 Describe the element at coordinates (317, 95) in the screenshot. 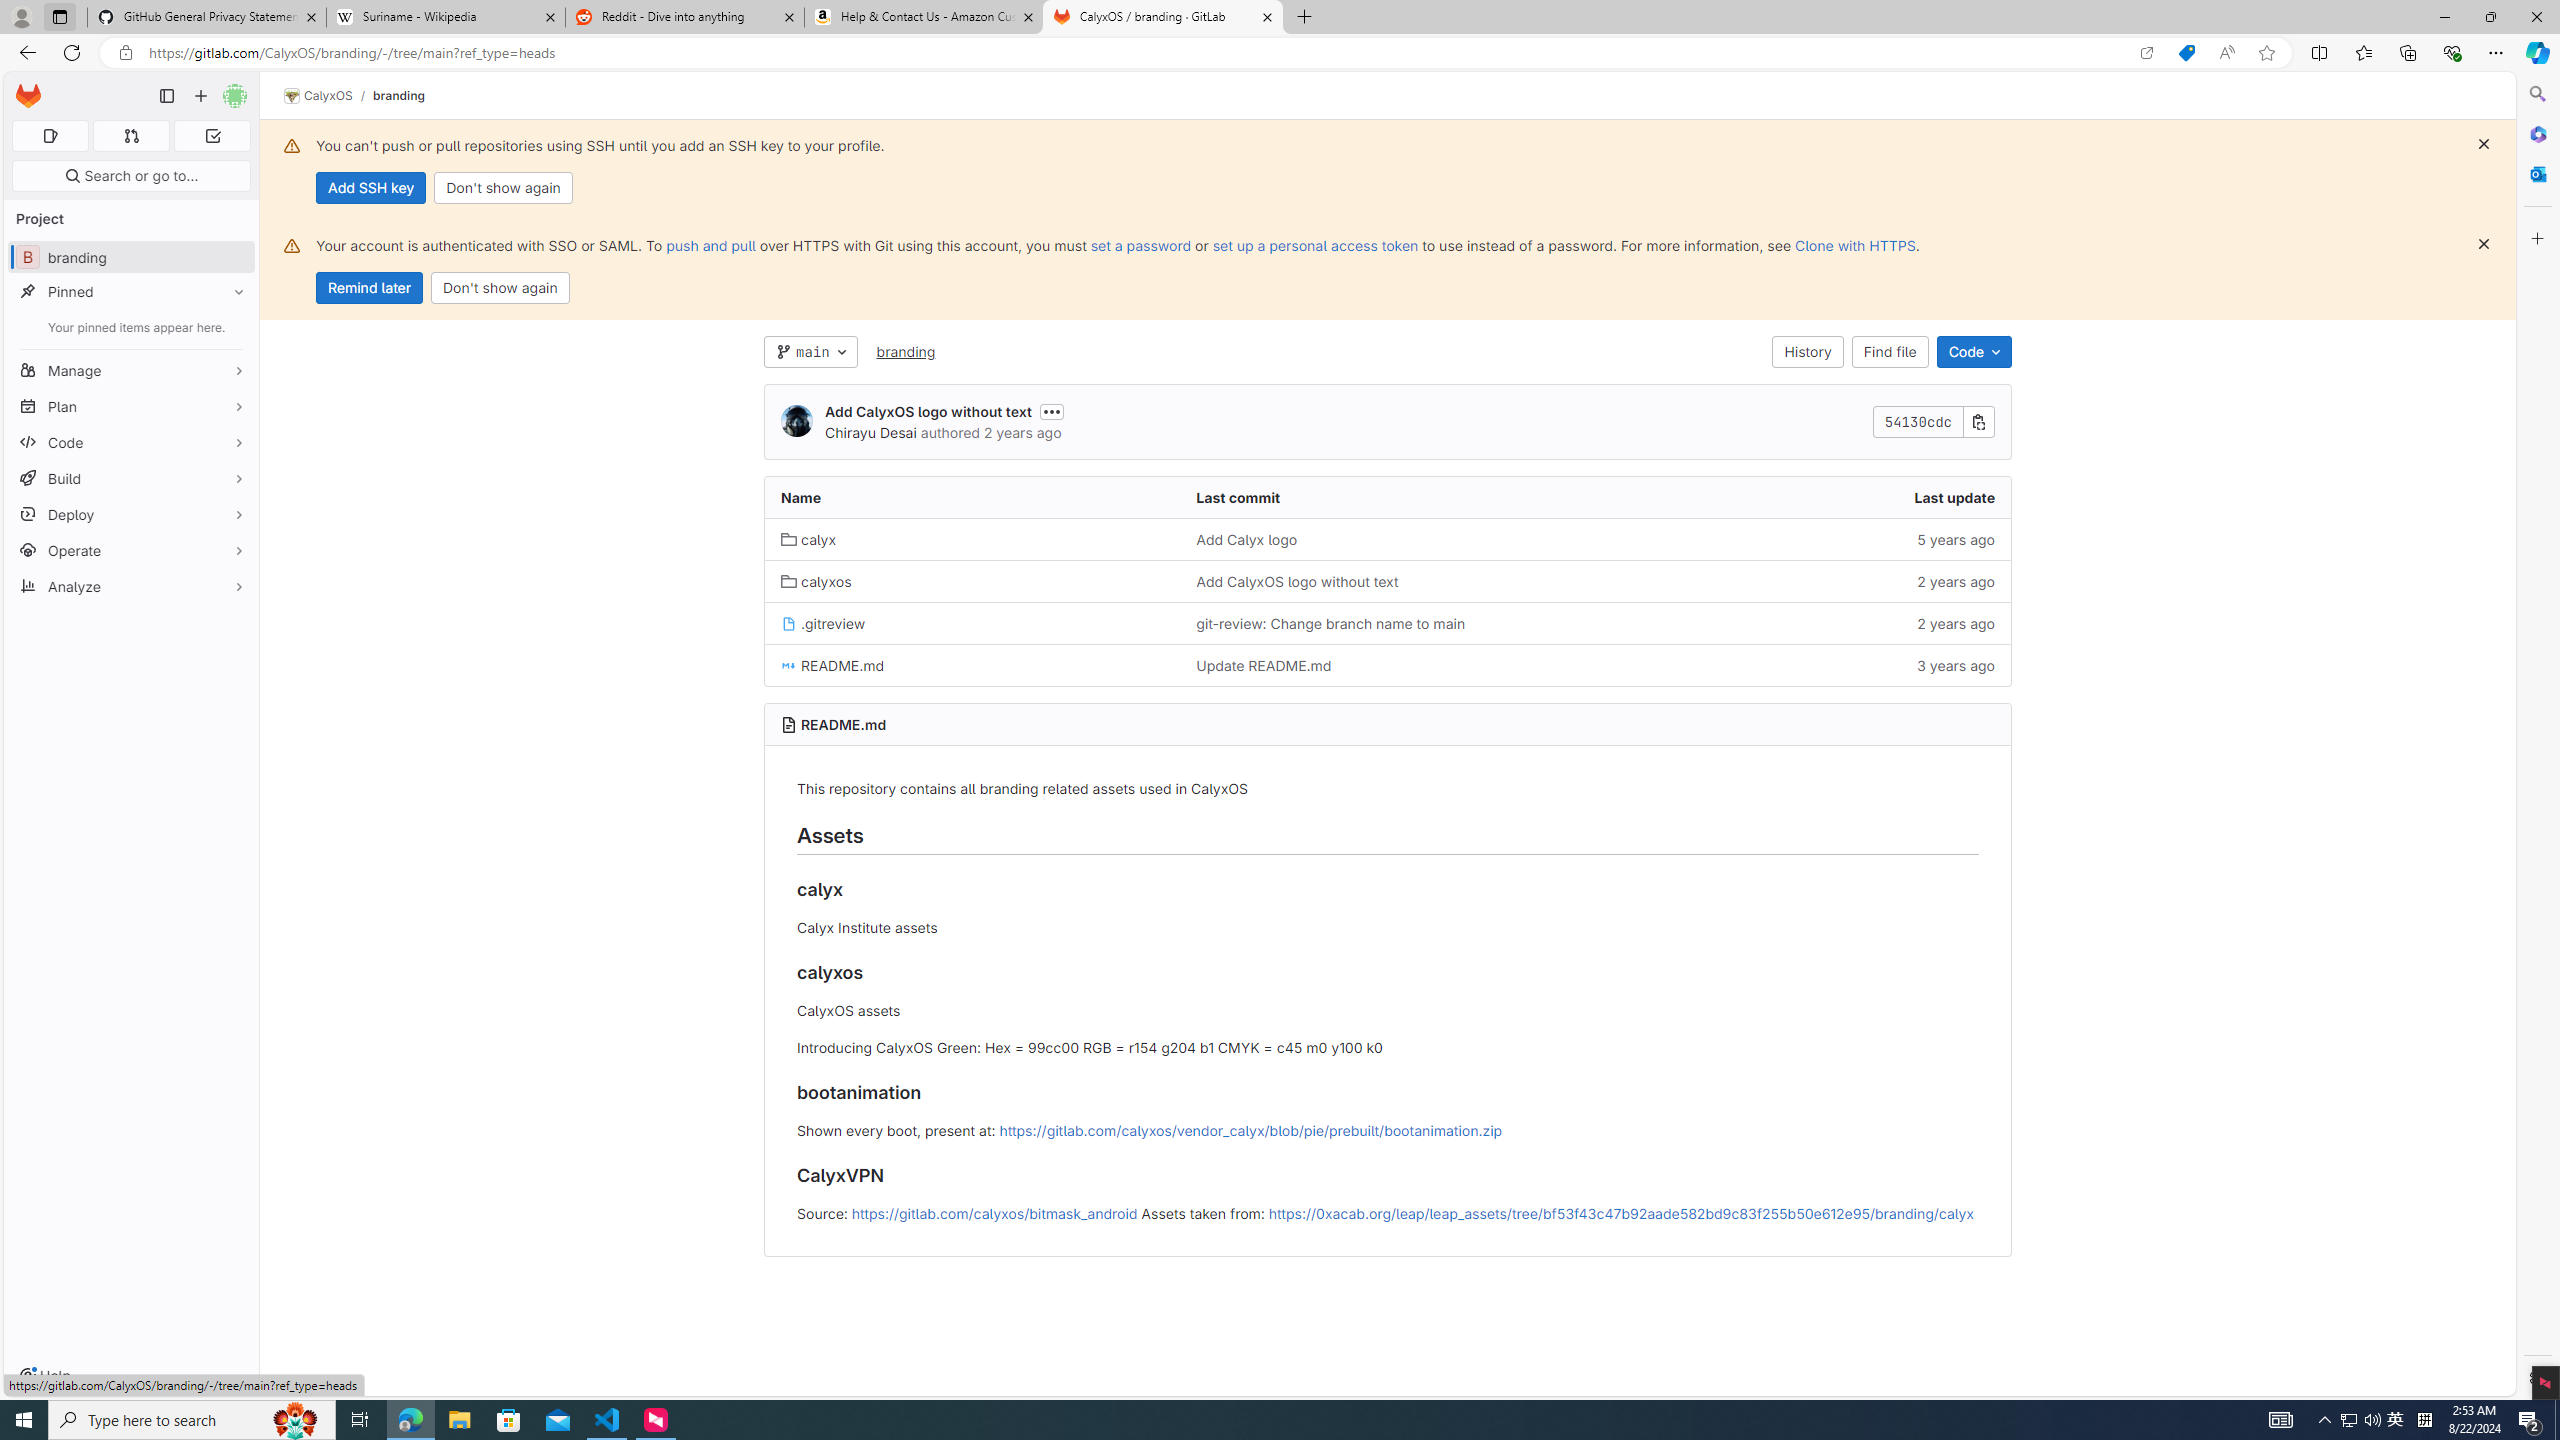

I see `'CalyxOS'` at that location.